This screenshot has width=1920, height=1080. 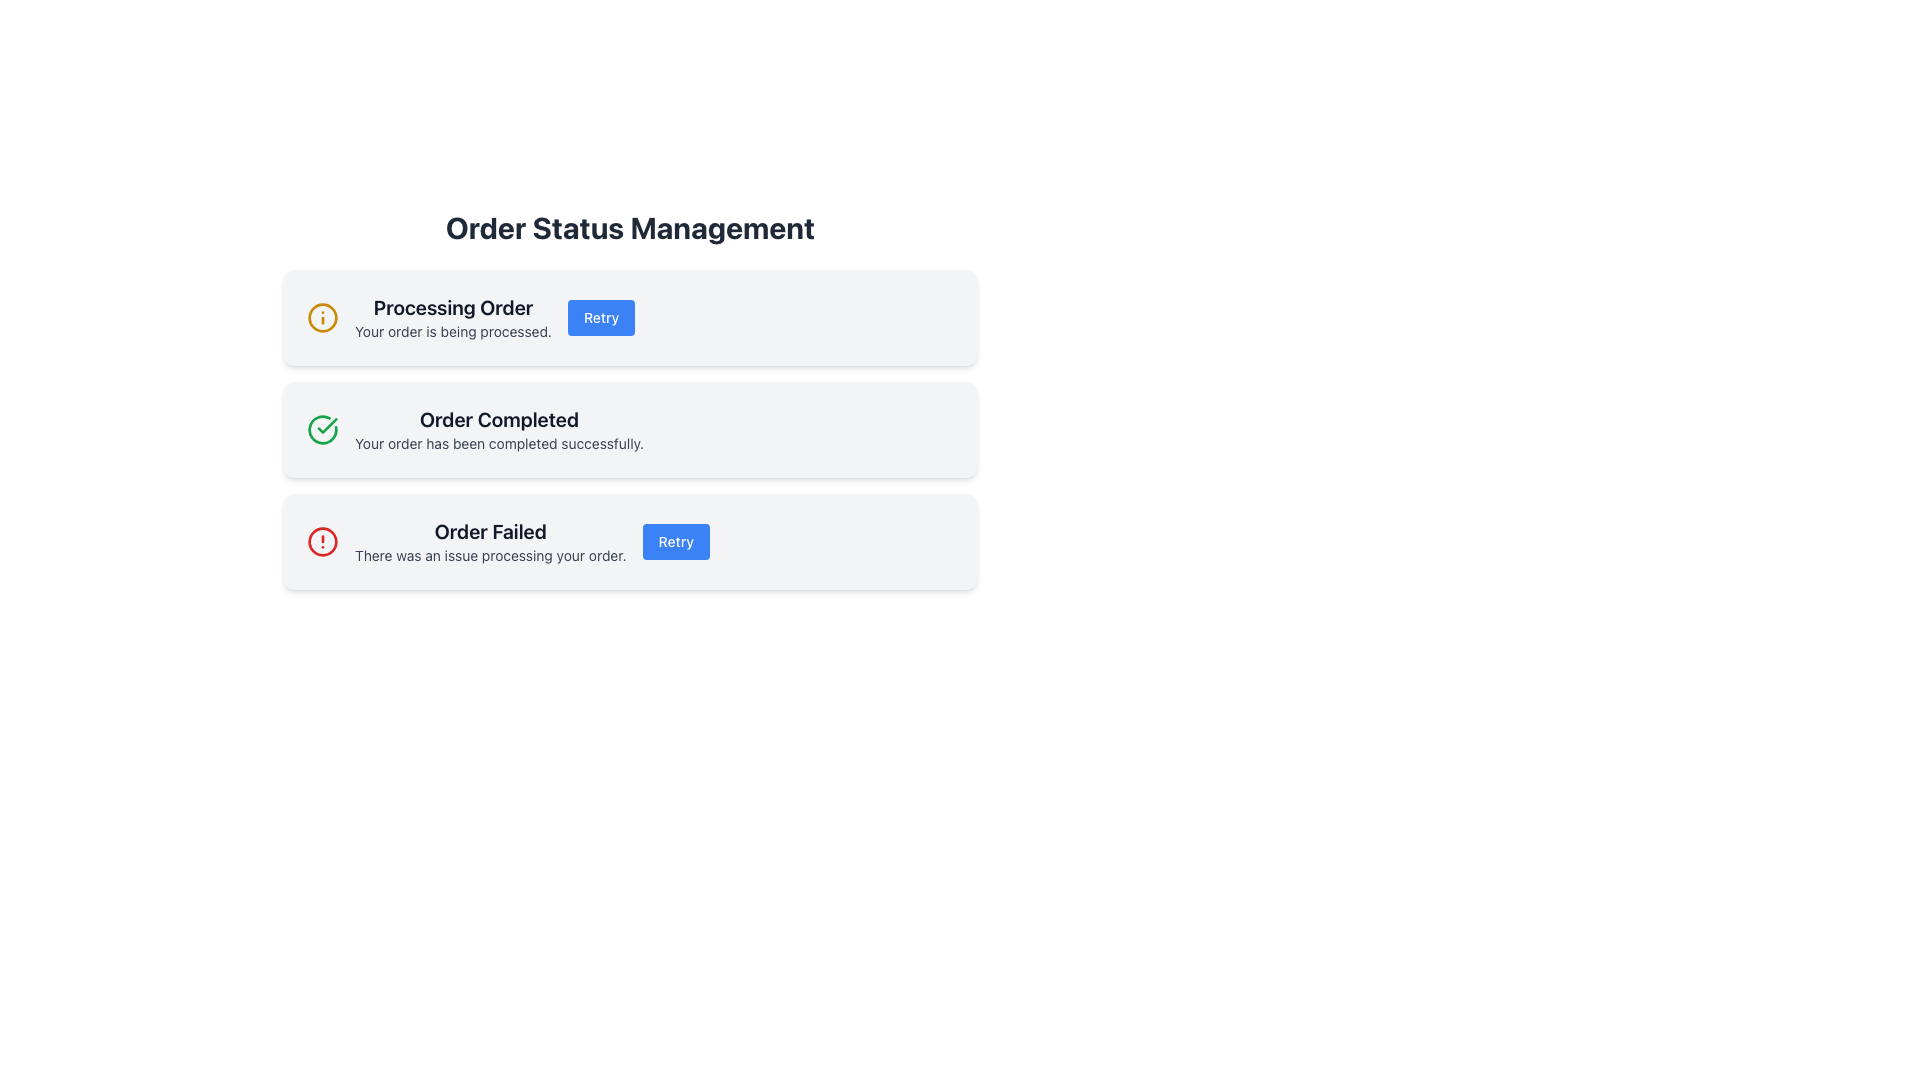 What do you see at coordinates (452, 316) in the screenshot?
I see `displayed text from the Text Display component, which contains the title 'Processing Order' and subtitle 'Your order is being processed.' in a light grey notification box` at bounding box center [452, 316].